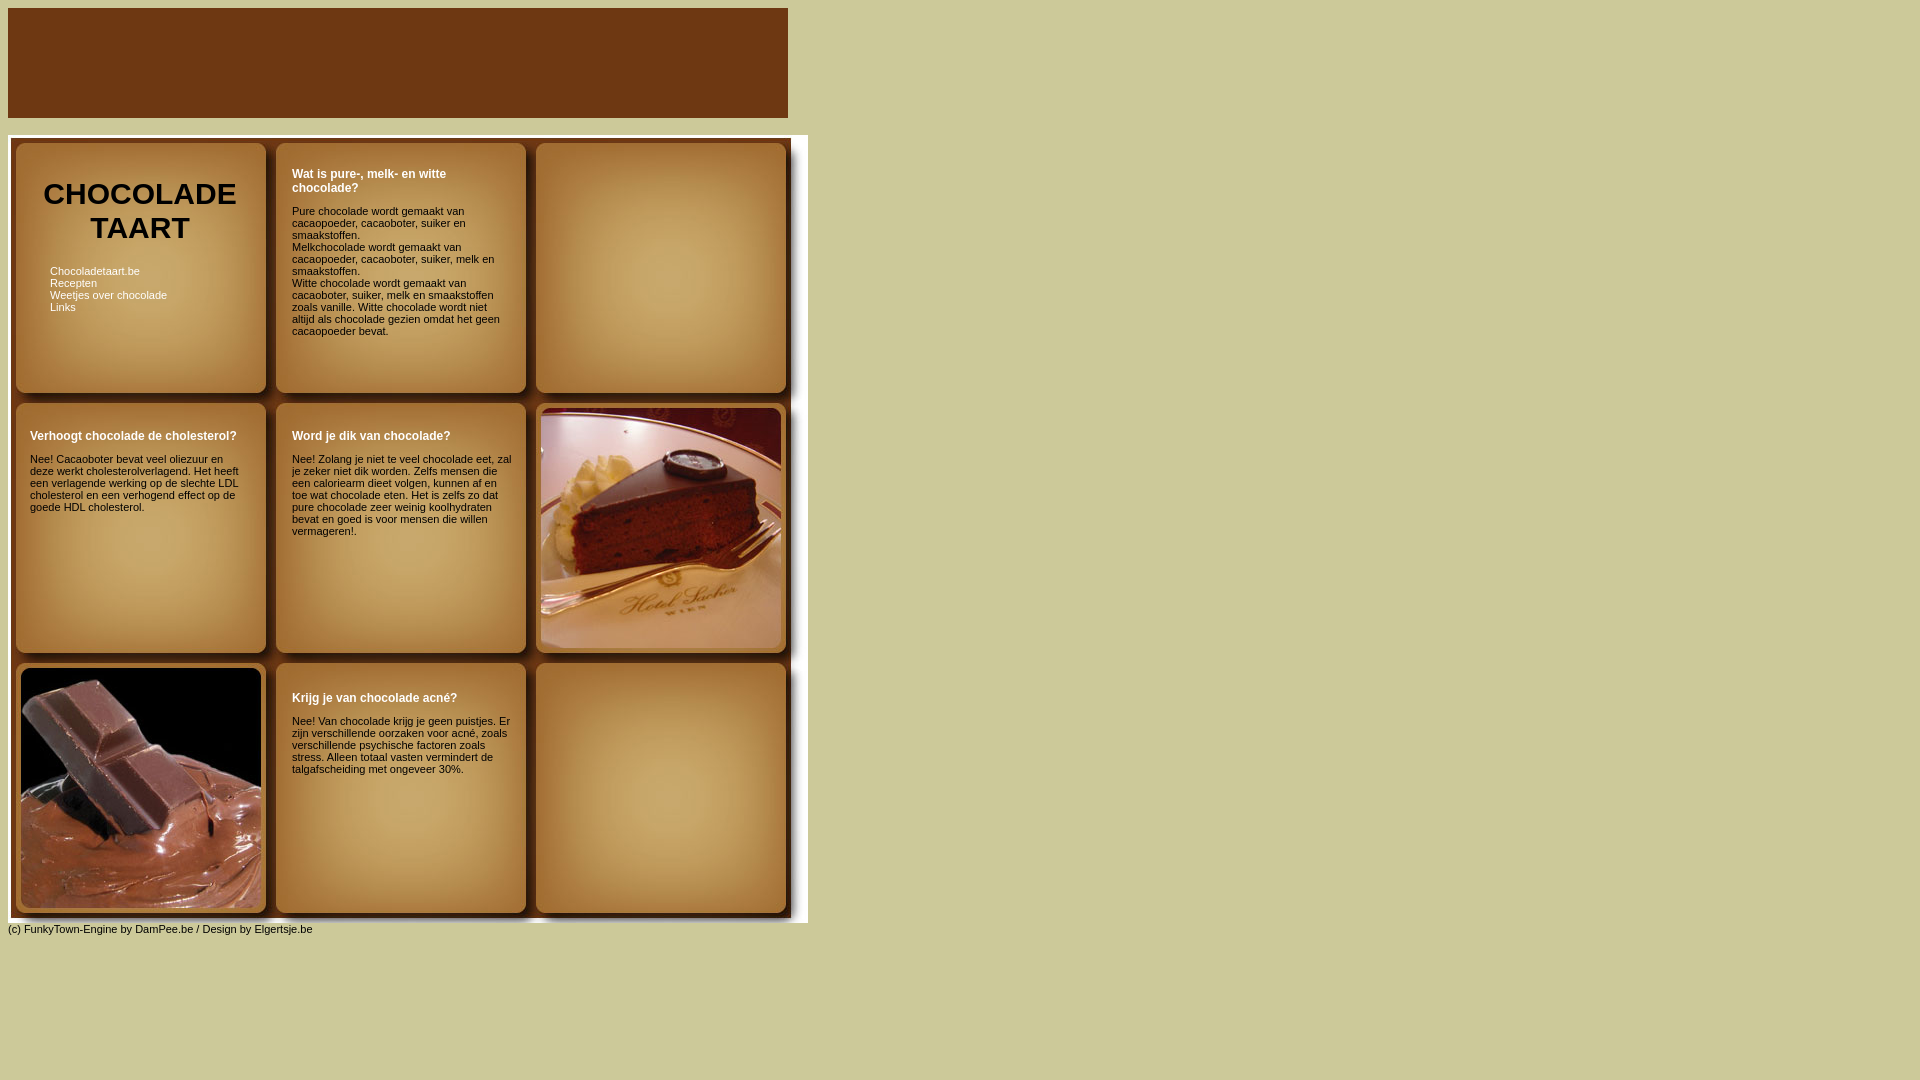 Image resolution: width=1920 pixels, height=1080 pixels. What do you see at coordinates (653, 201) in the screenshot?
I see `'Advertisement'` at bounding box center [653, 201].